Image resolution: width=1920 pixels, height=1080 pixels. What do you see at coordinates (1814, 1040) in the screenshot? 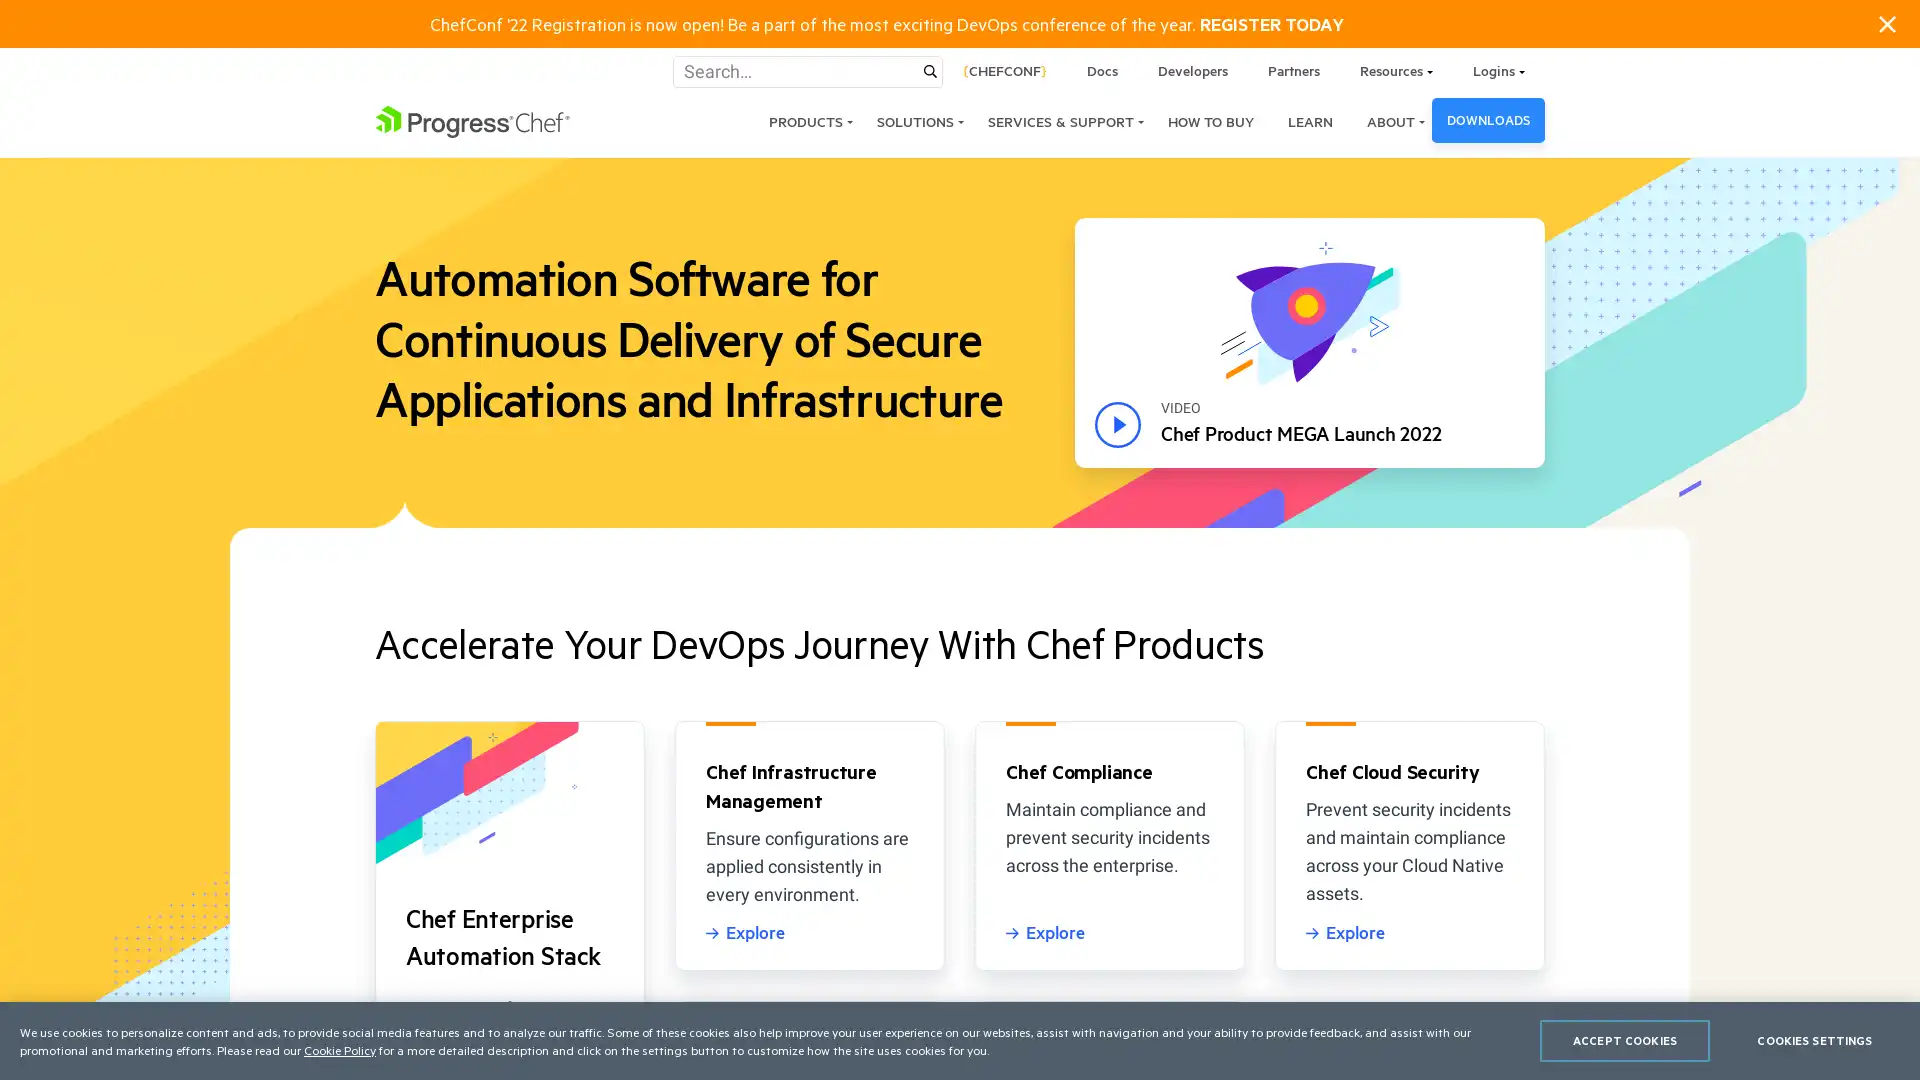
I see `COOKIES SETTINGS` at bounding box center [1814, 1040].